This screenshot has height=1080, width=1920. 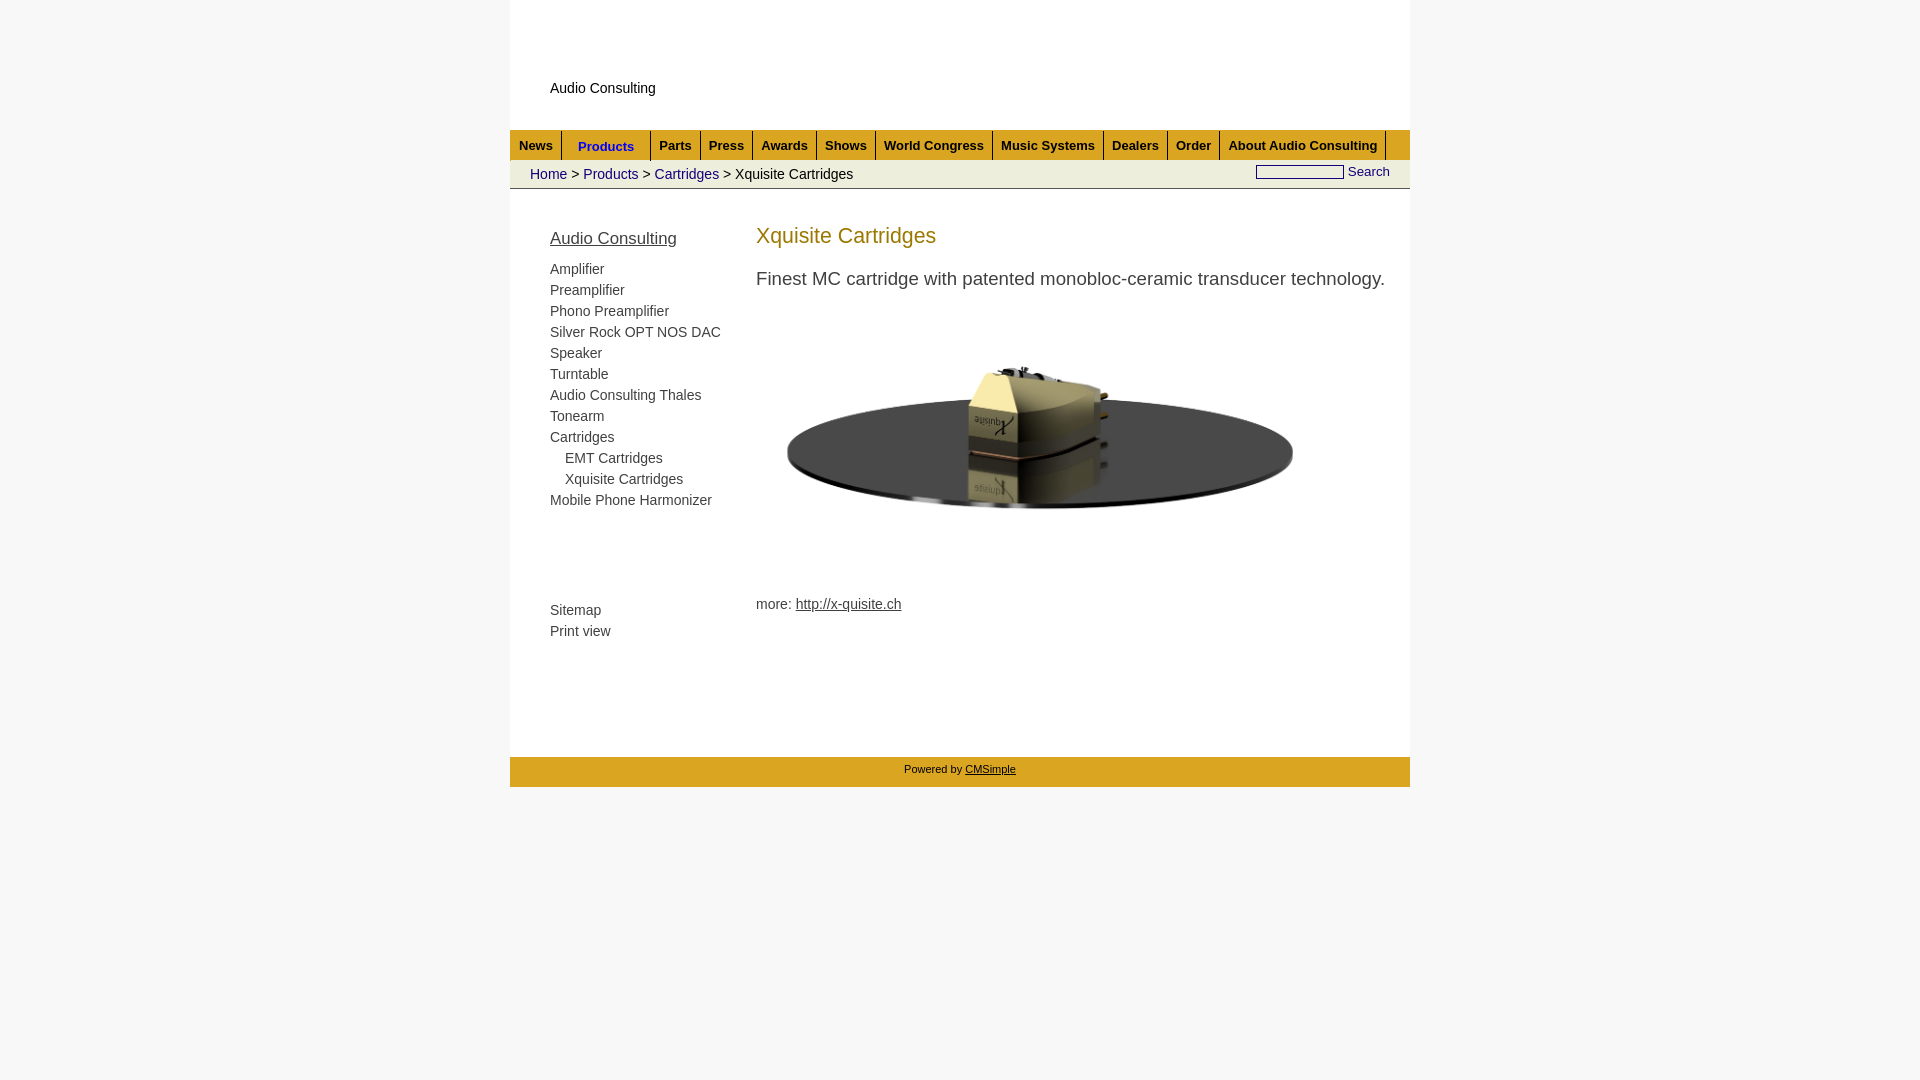 I want to click on 'News', so click(x=536, y=144).